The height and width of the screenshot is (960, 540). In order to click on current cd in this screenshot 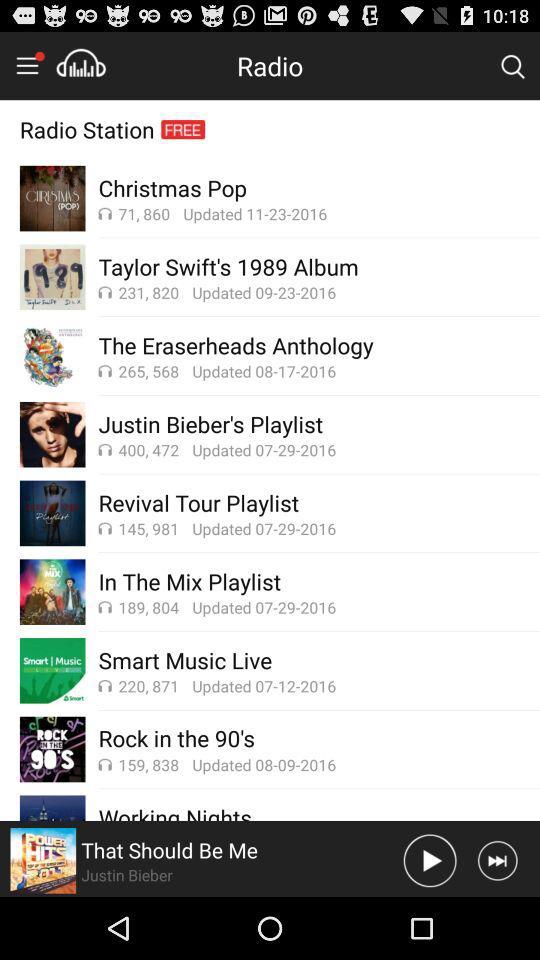, I will do `click(43, 859)`.